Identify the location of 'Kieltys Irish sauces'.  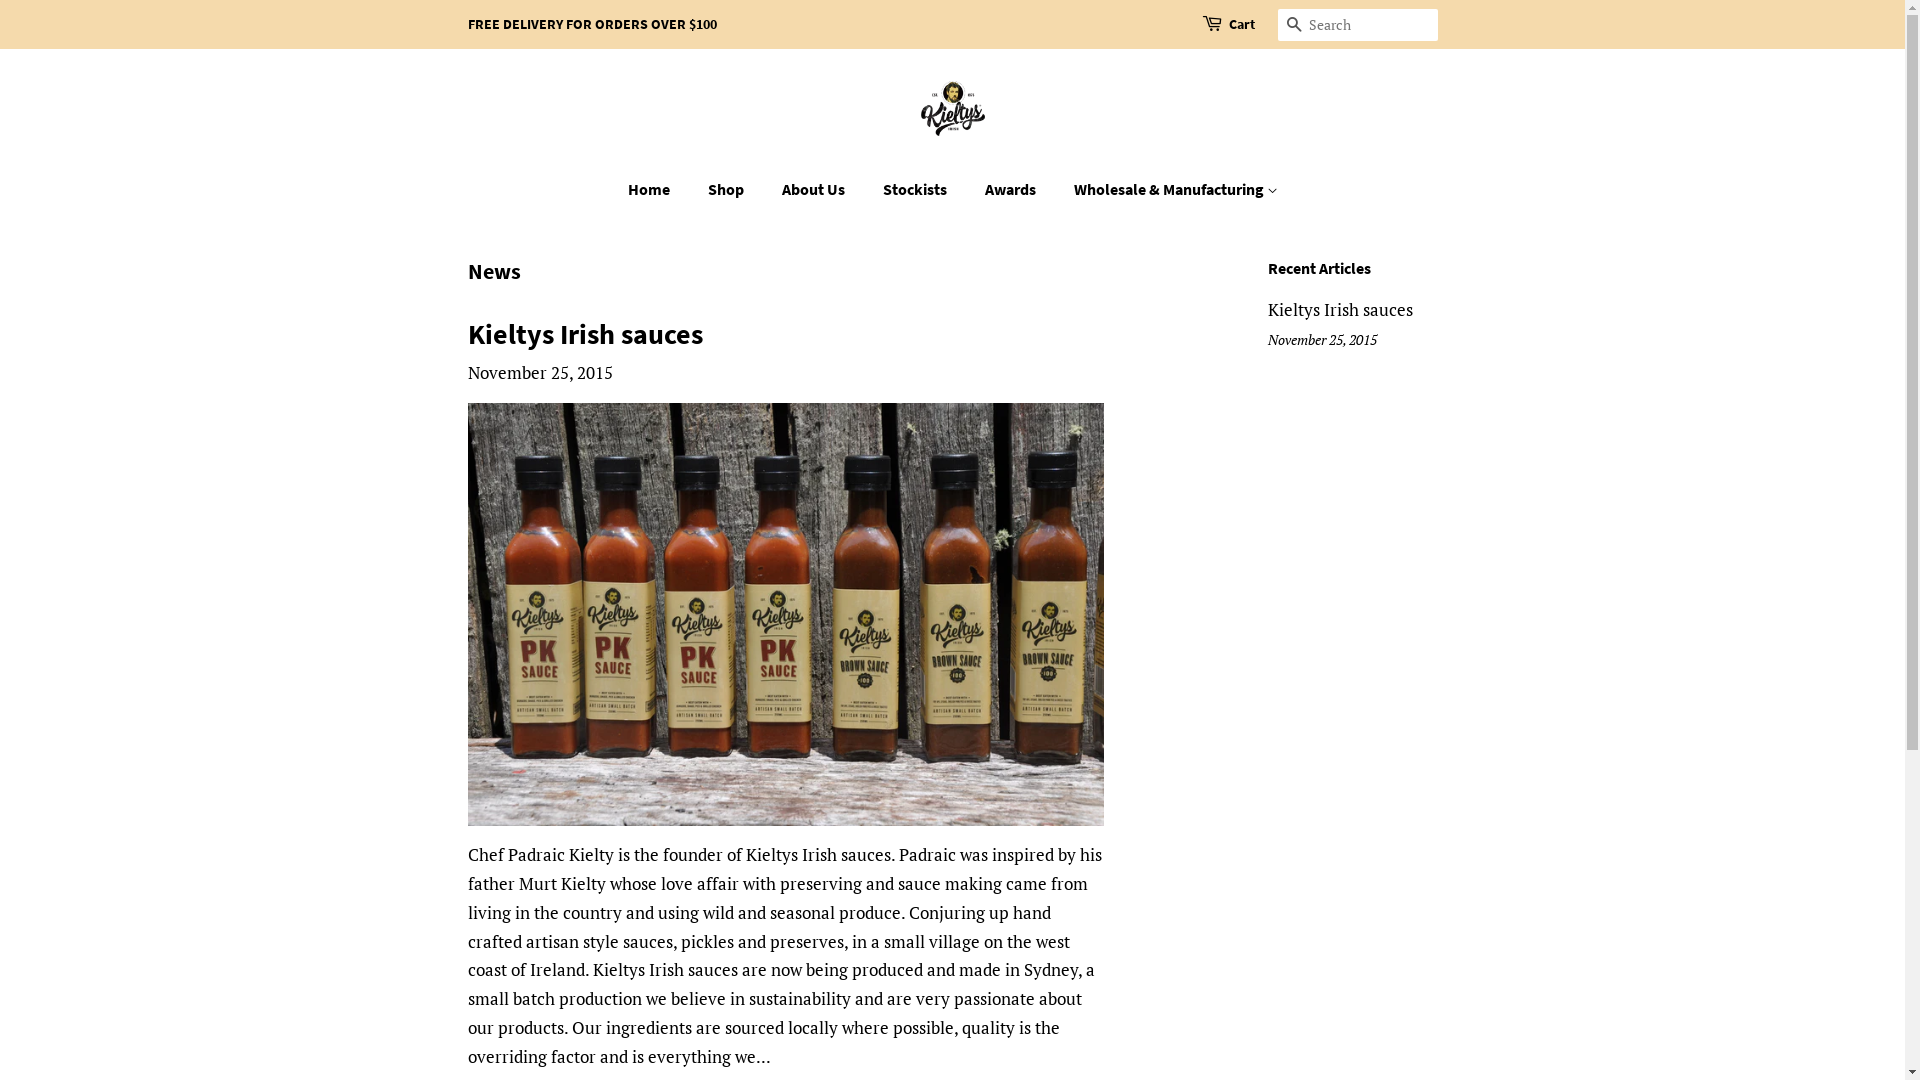
(1340, 309).